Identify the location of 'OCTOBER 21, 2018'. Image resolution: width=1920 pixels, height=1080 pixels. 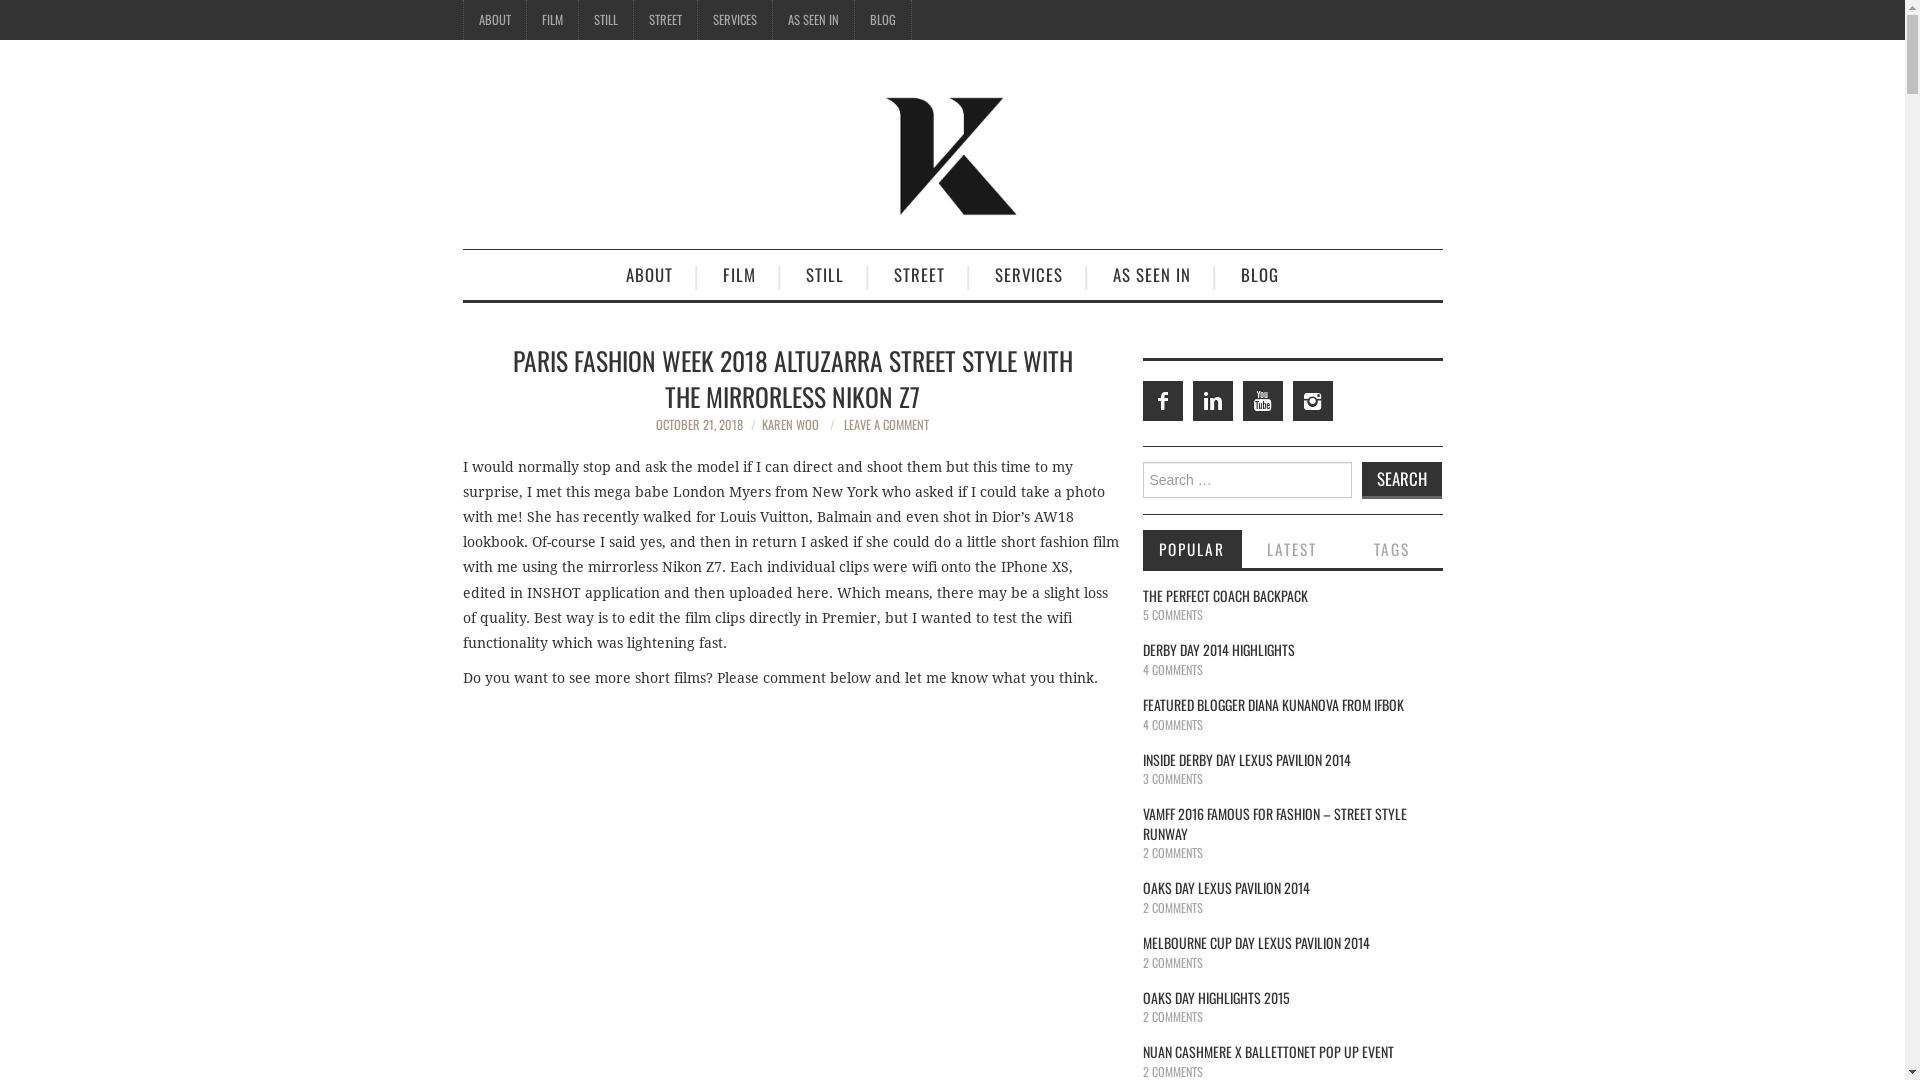
(699, 423).